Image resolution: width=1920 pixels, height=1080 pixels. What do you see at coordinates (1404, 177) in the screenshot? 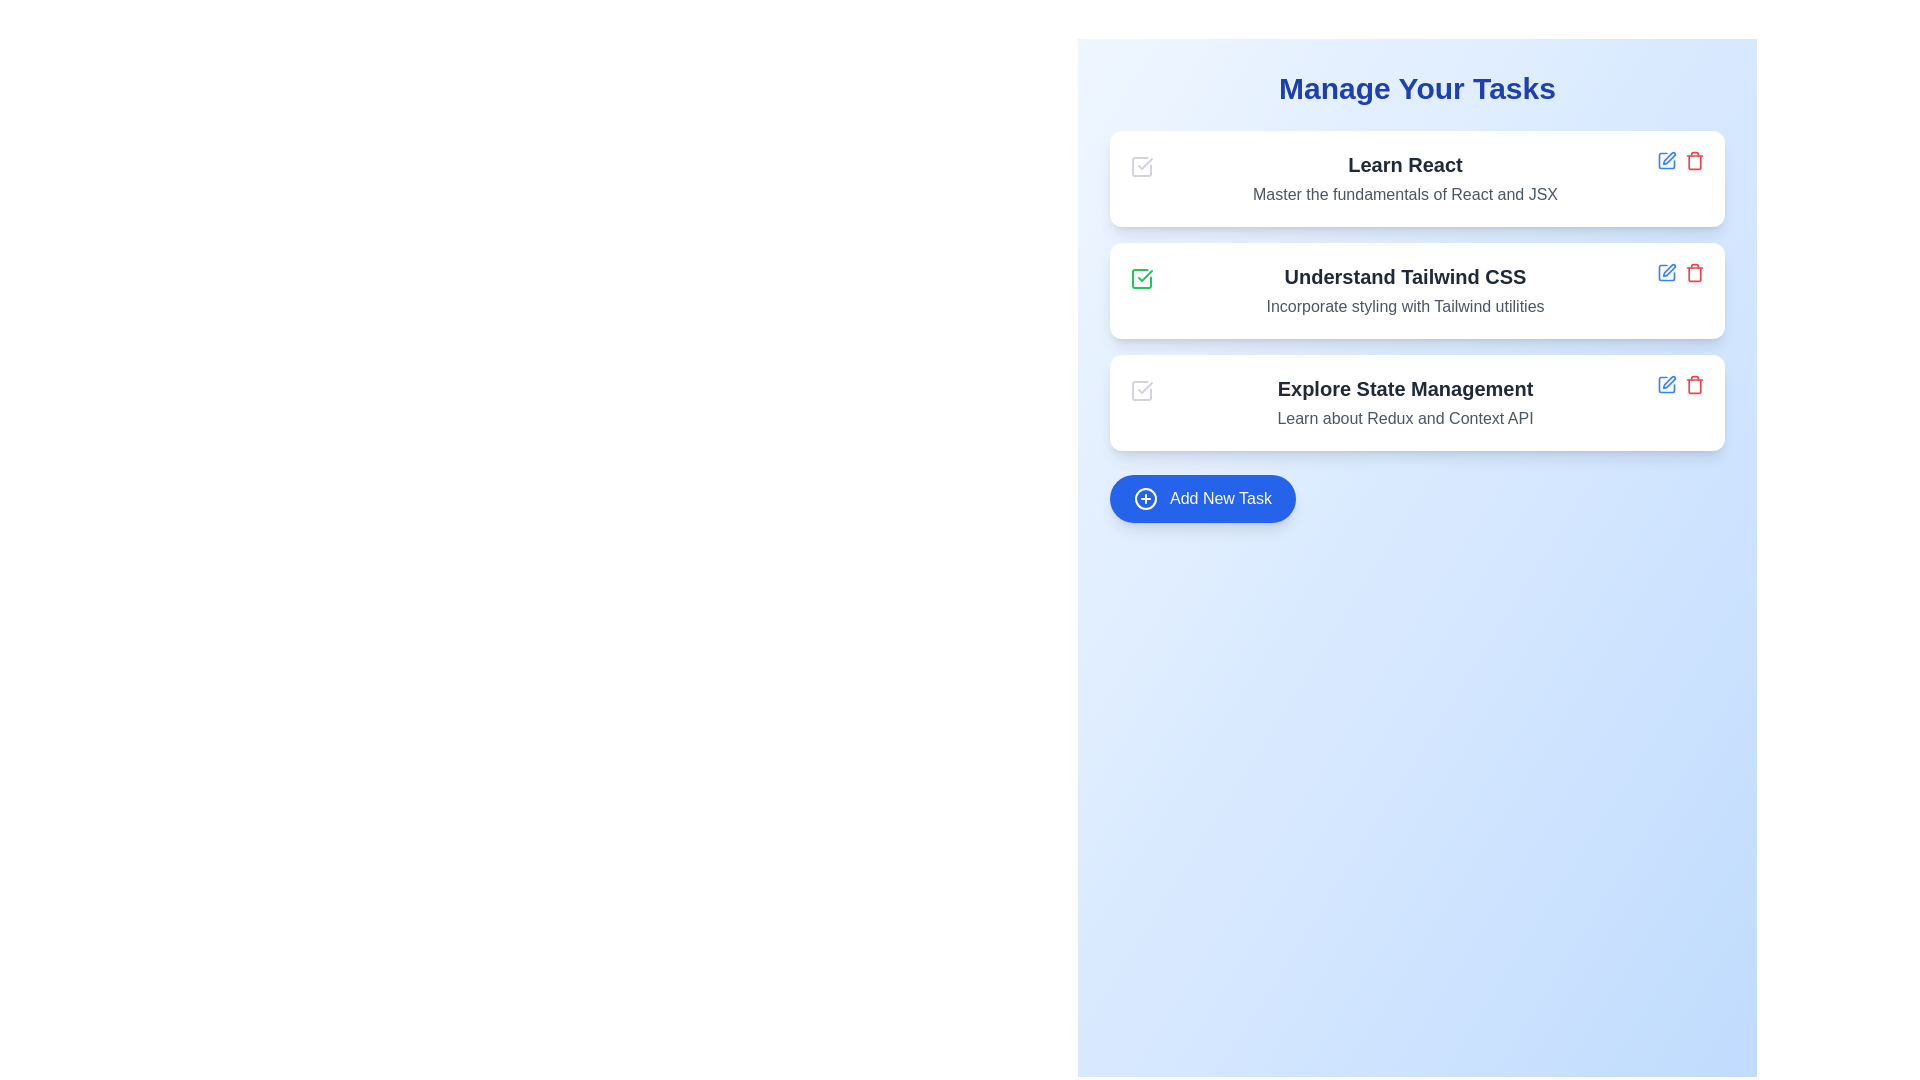
I see `text content of the Text Block that provides the title and brief description for a task related to studying React, located in the first task card under 'Manage Your Tasks'` at bounding box center [1404, 177].